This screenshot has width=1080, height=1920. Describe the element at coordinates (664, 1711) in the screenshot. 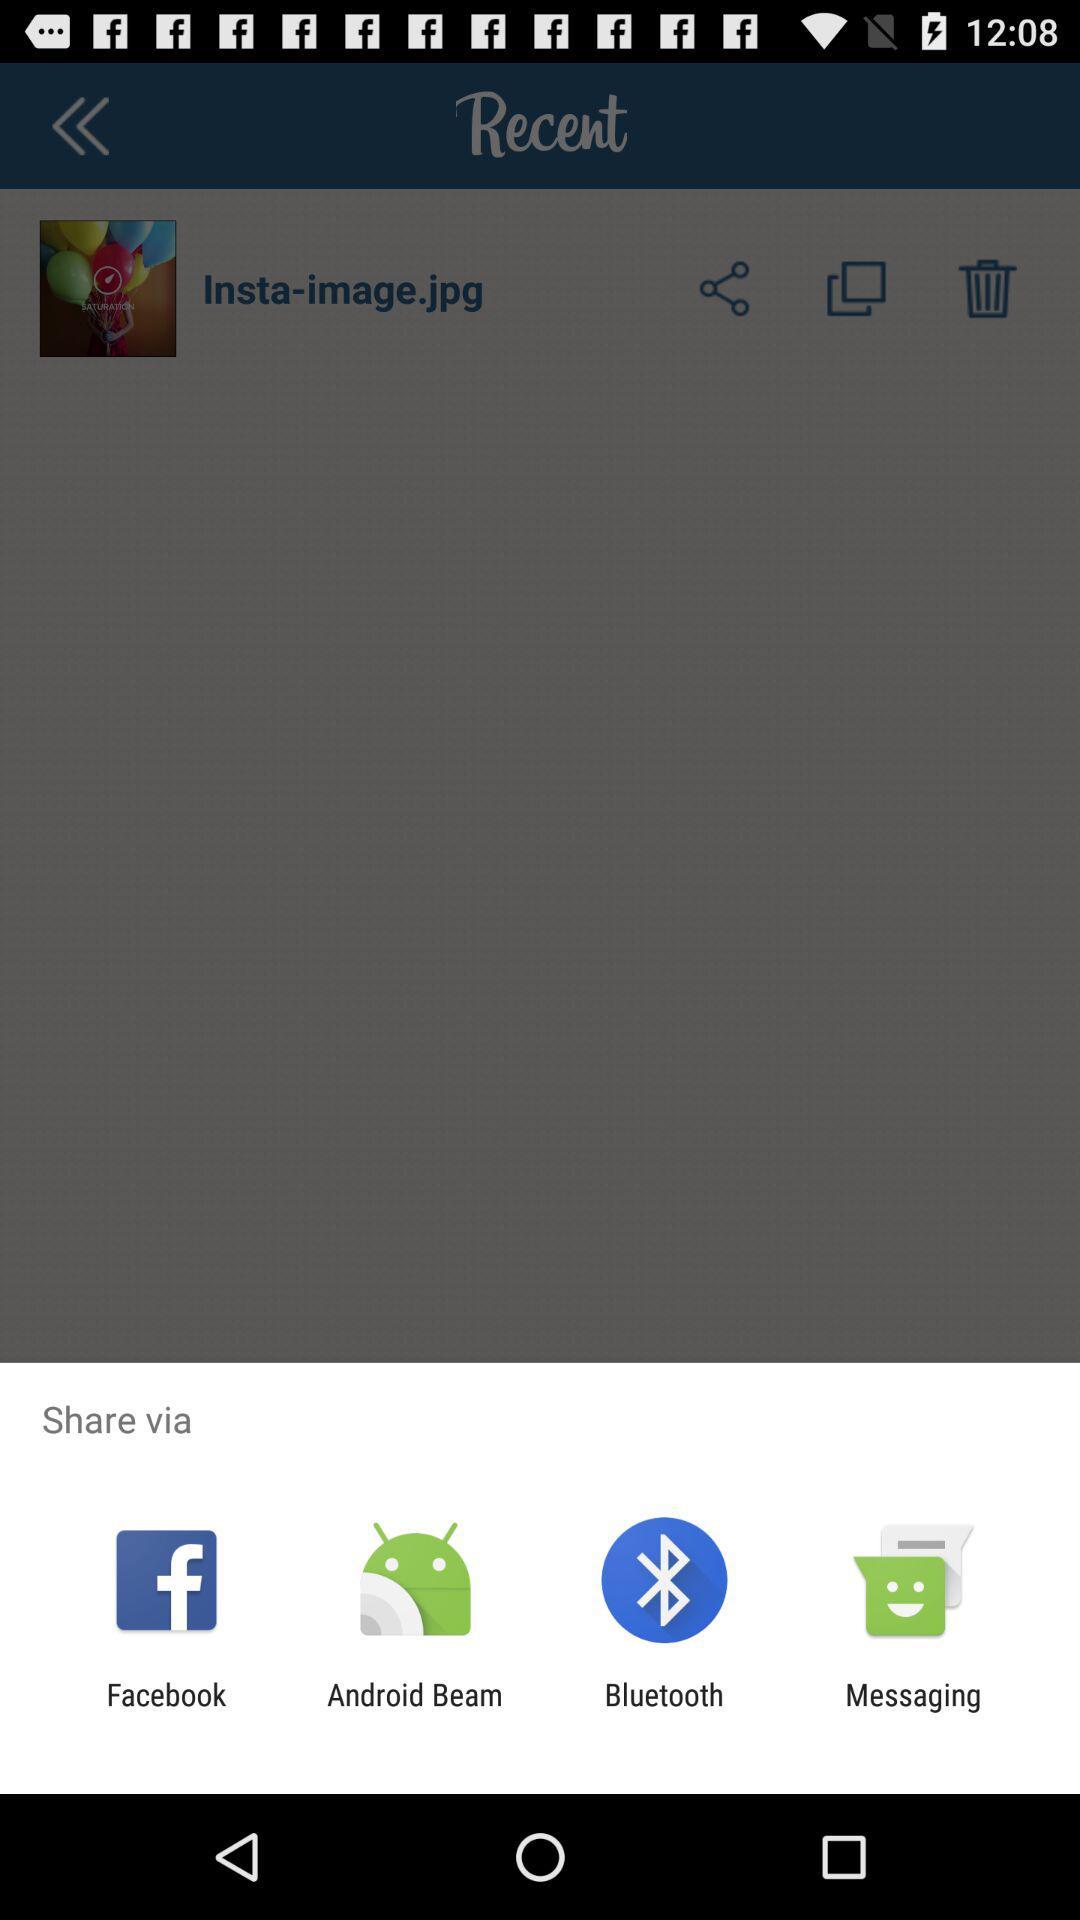

I see `the bluetooth icon` at that location.